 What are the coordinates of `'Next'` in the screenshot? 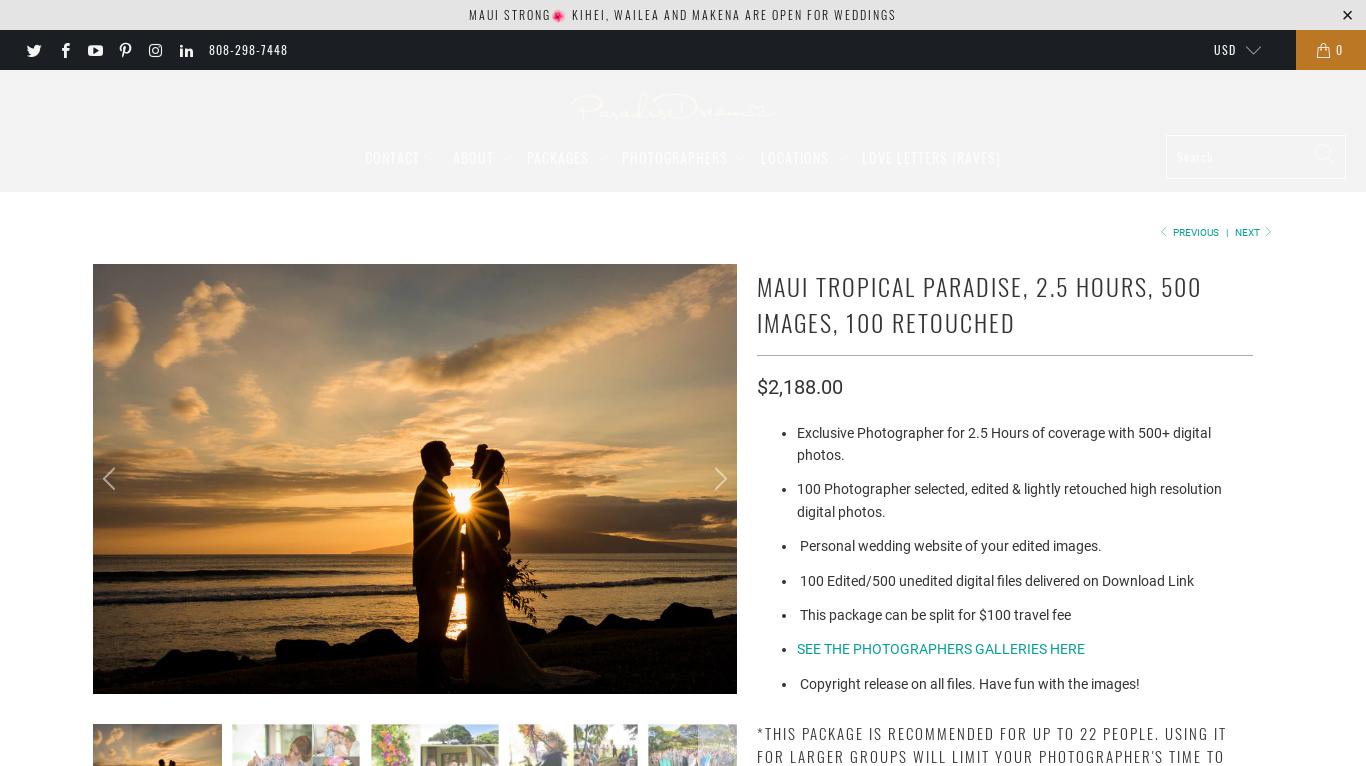 It's located at (1247, 230).